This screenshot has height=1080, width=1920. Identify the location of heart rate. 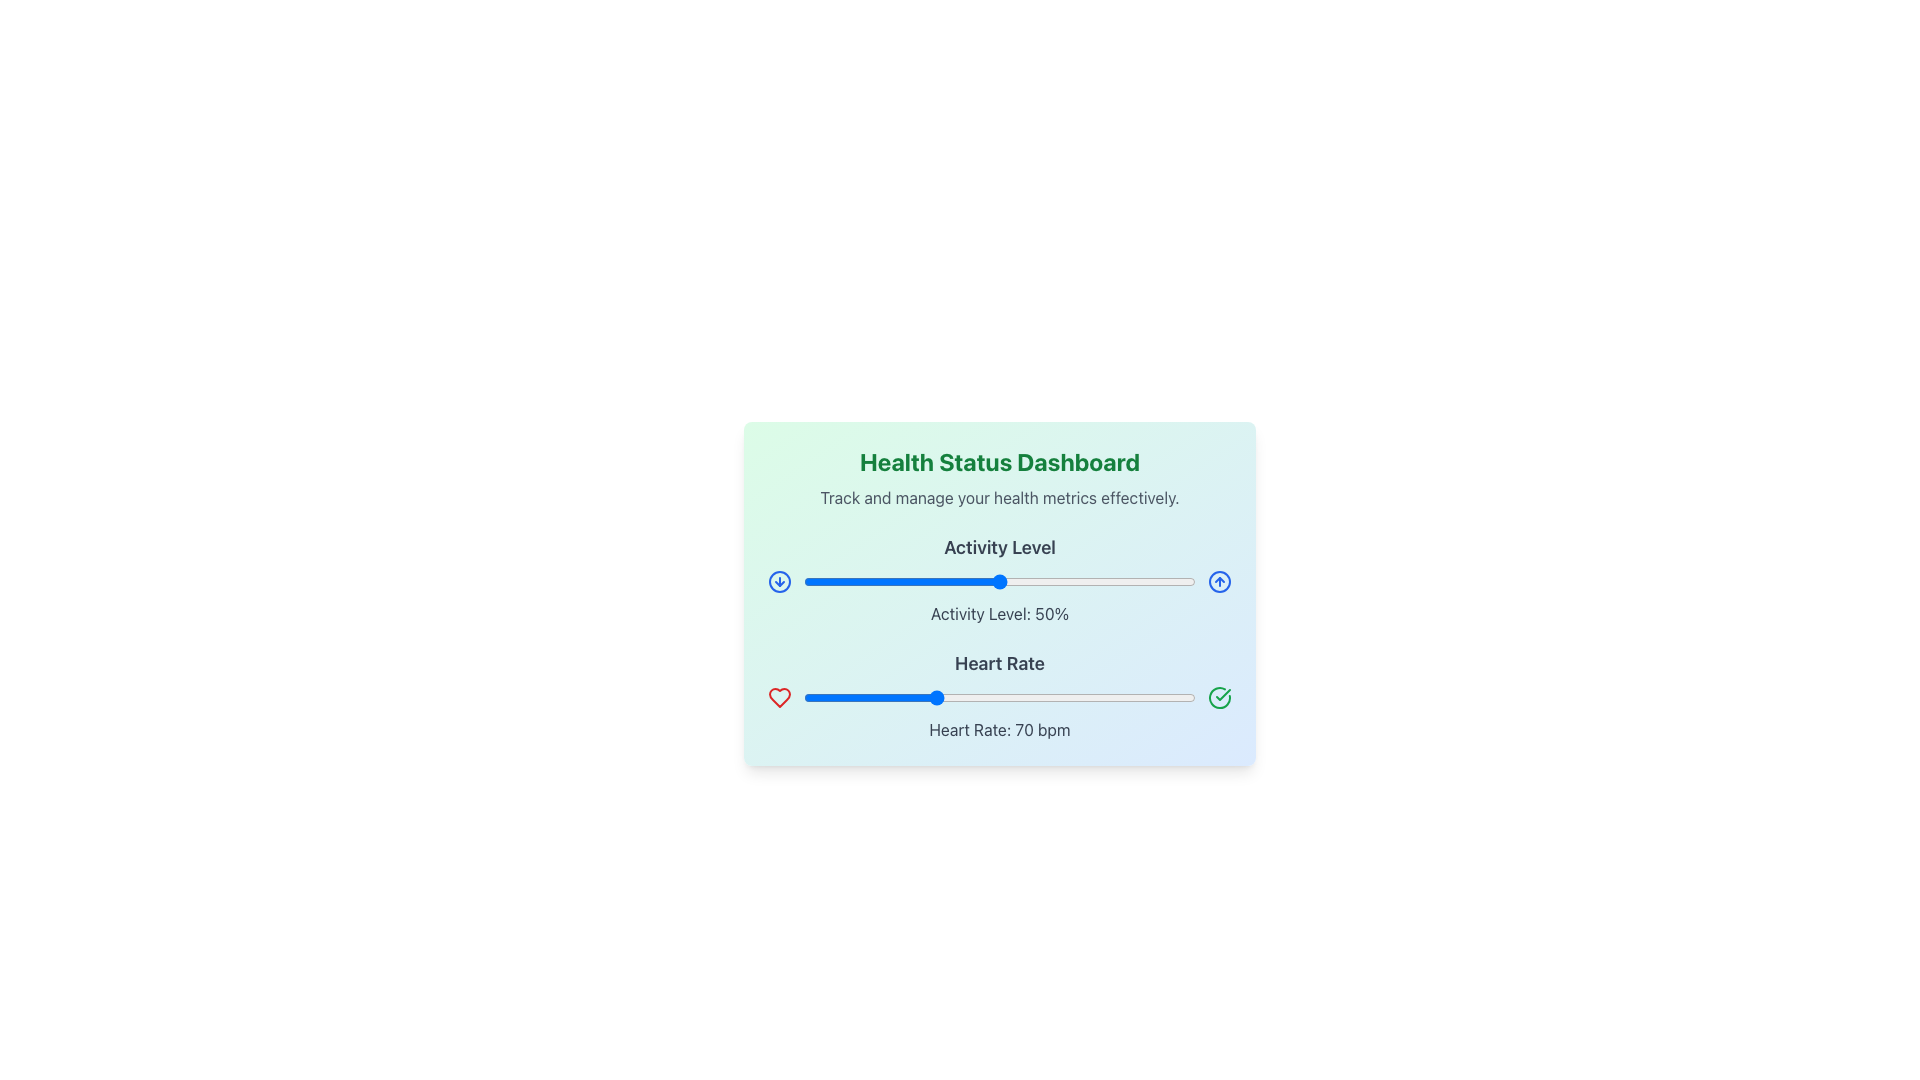
(820, 697).